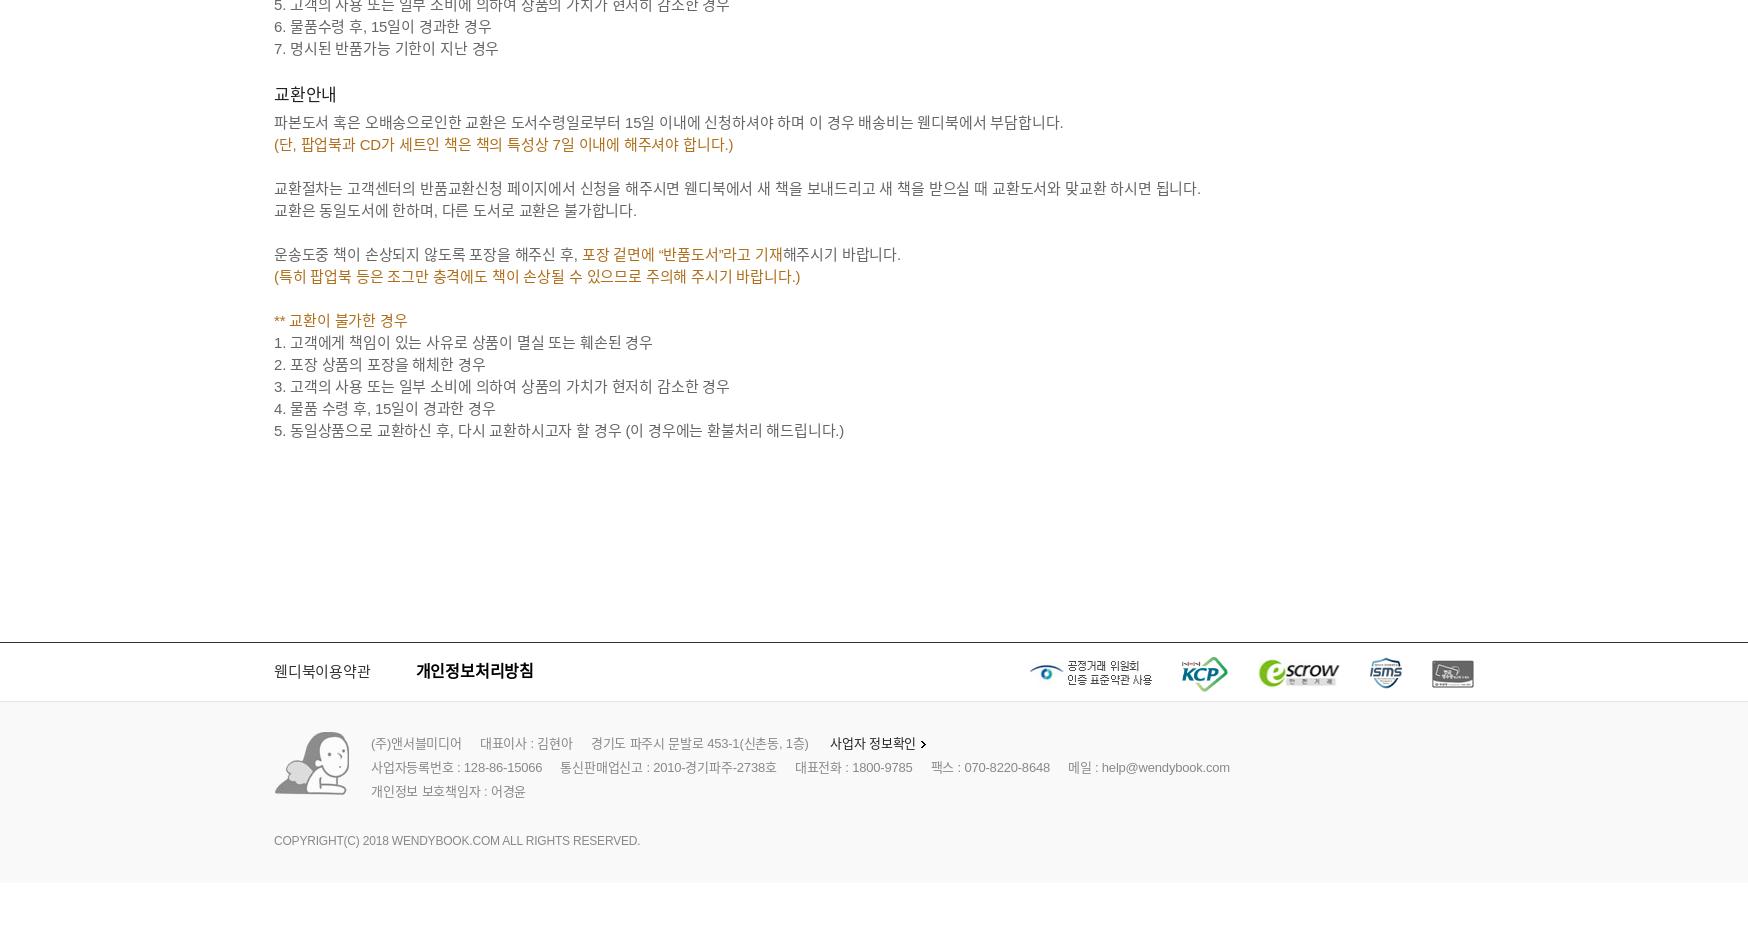 The width and height of the screenshot is (1748, 945). I want to click on '경기도 파주시 문발로 453-1(신촌동, 1층)', so click(699, 742).